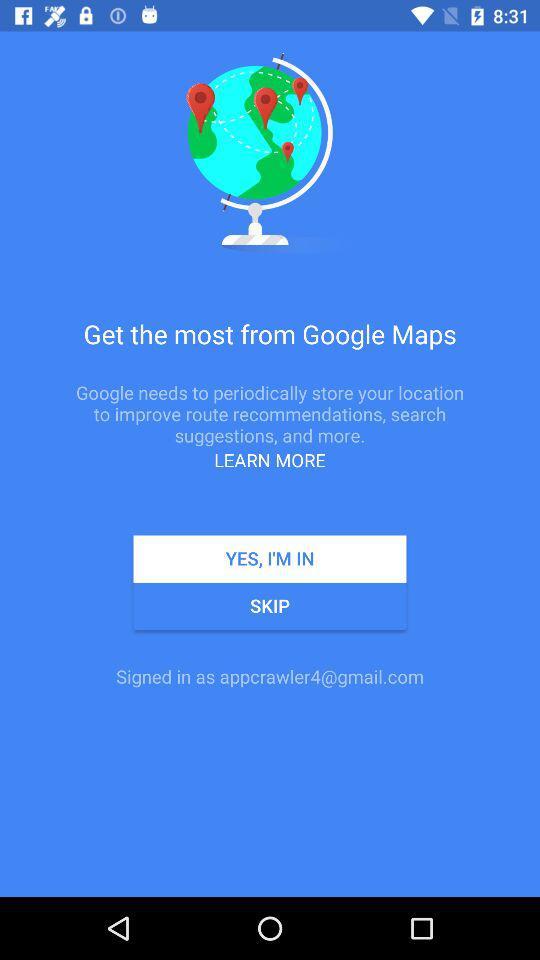 The width and height of the screenshot is (540, 960). I want to click on the skip icon, so click(270, 605).